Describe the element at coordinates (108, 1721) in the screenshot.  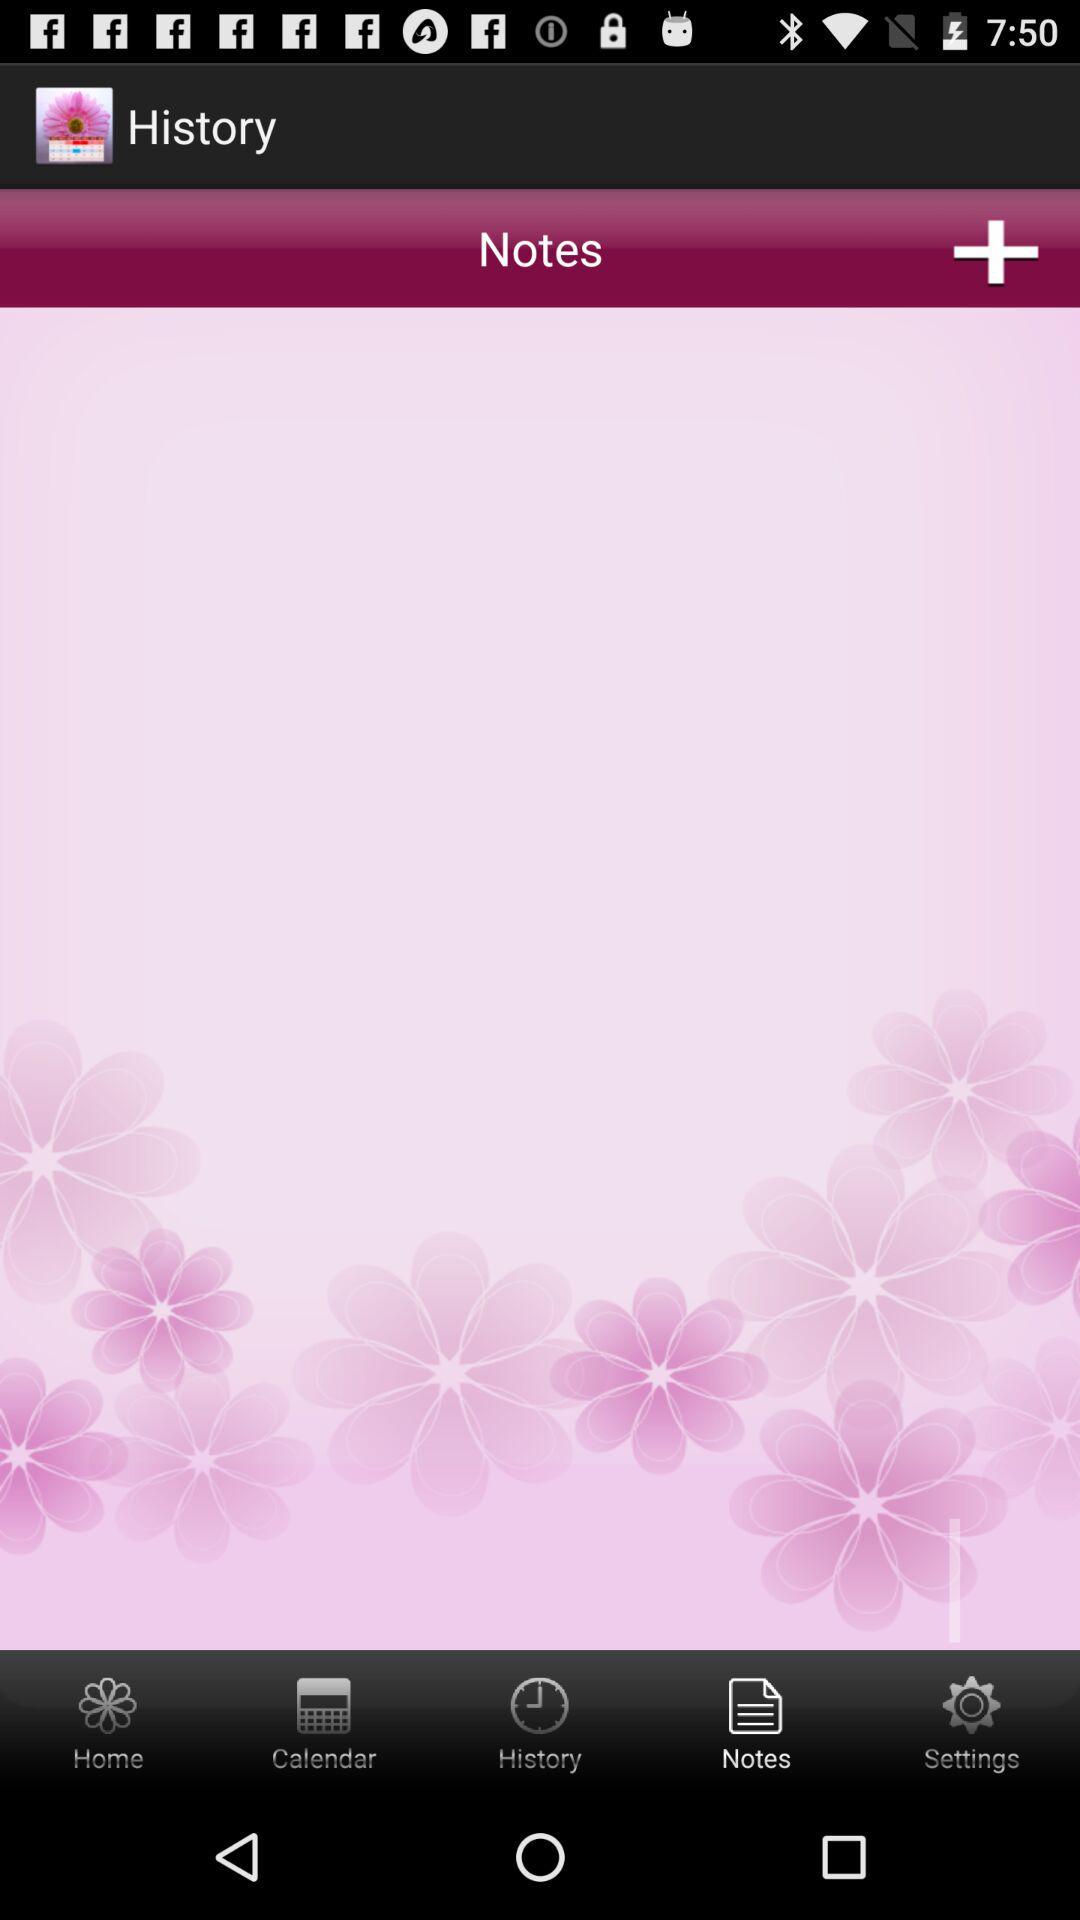
I see `go home` at that location.